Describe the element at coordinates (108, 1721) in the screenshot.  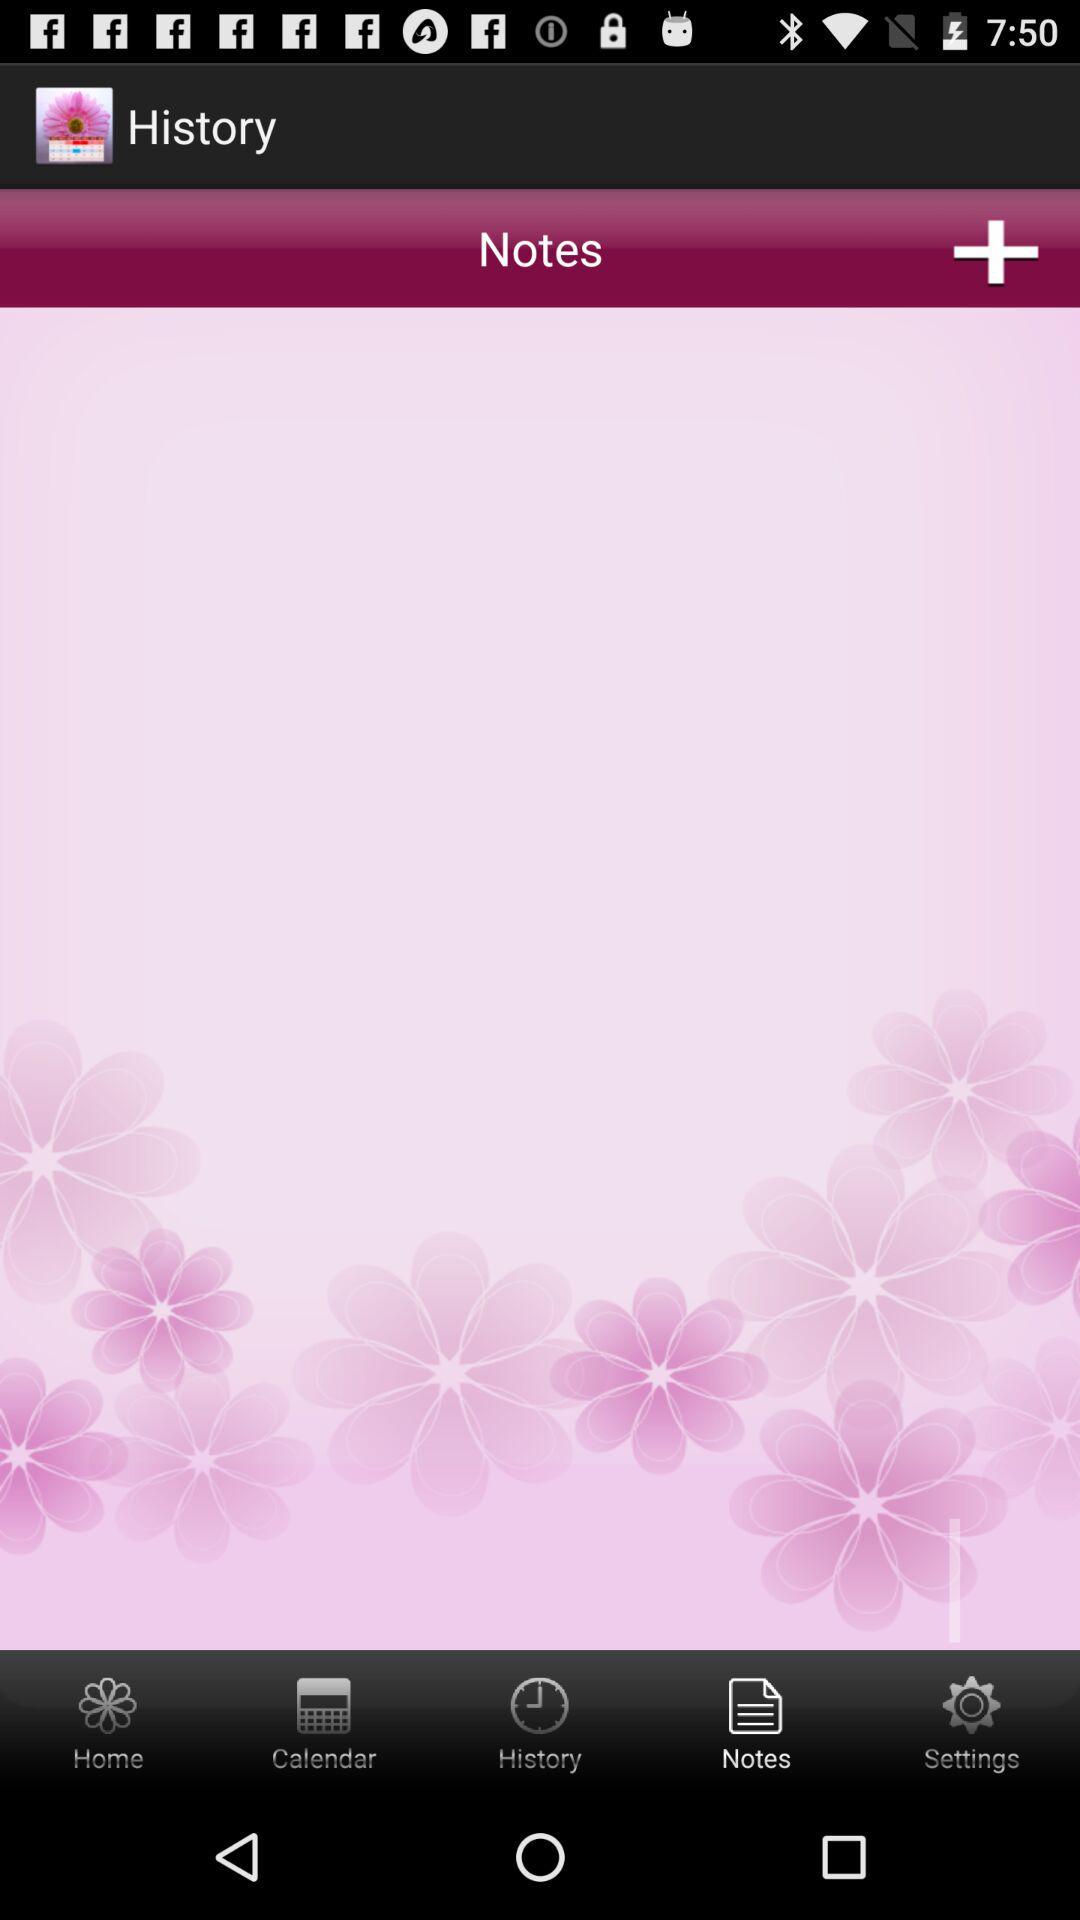
I see `go home` at that location.